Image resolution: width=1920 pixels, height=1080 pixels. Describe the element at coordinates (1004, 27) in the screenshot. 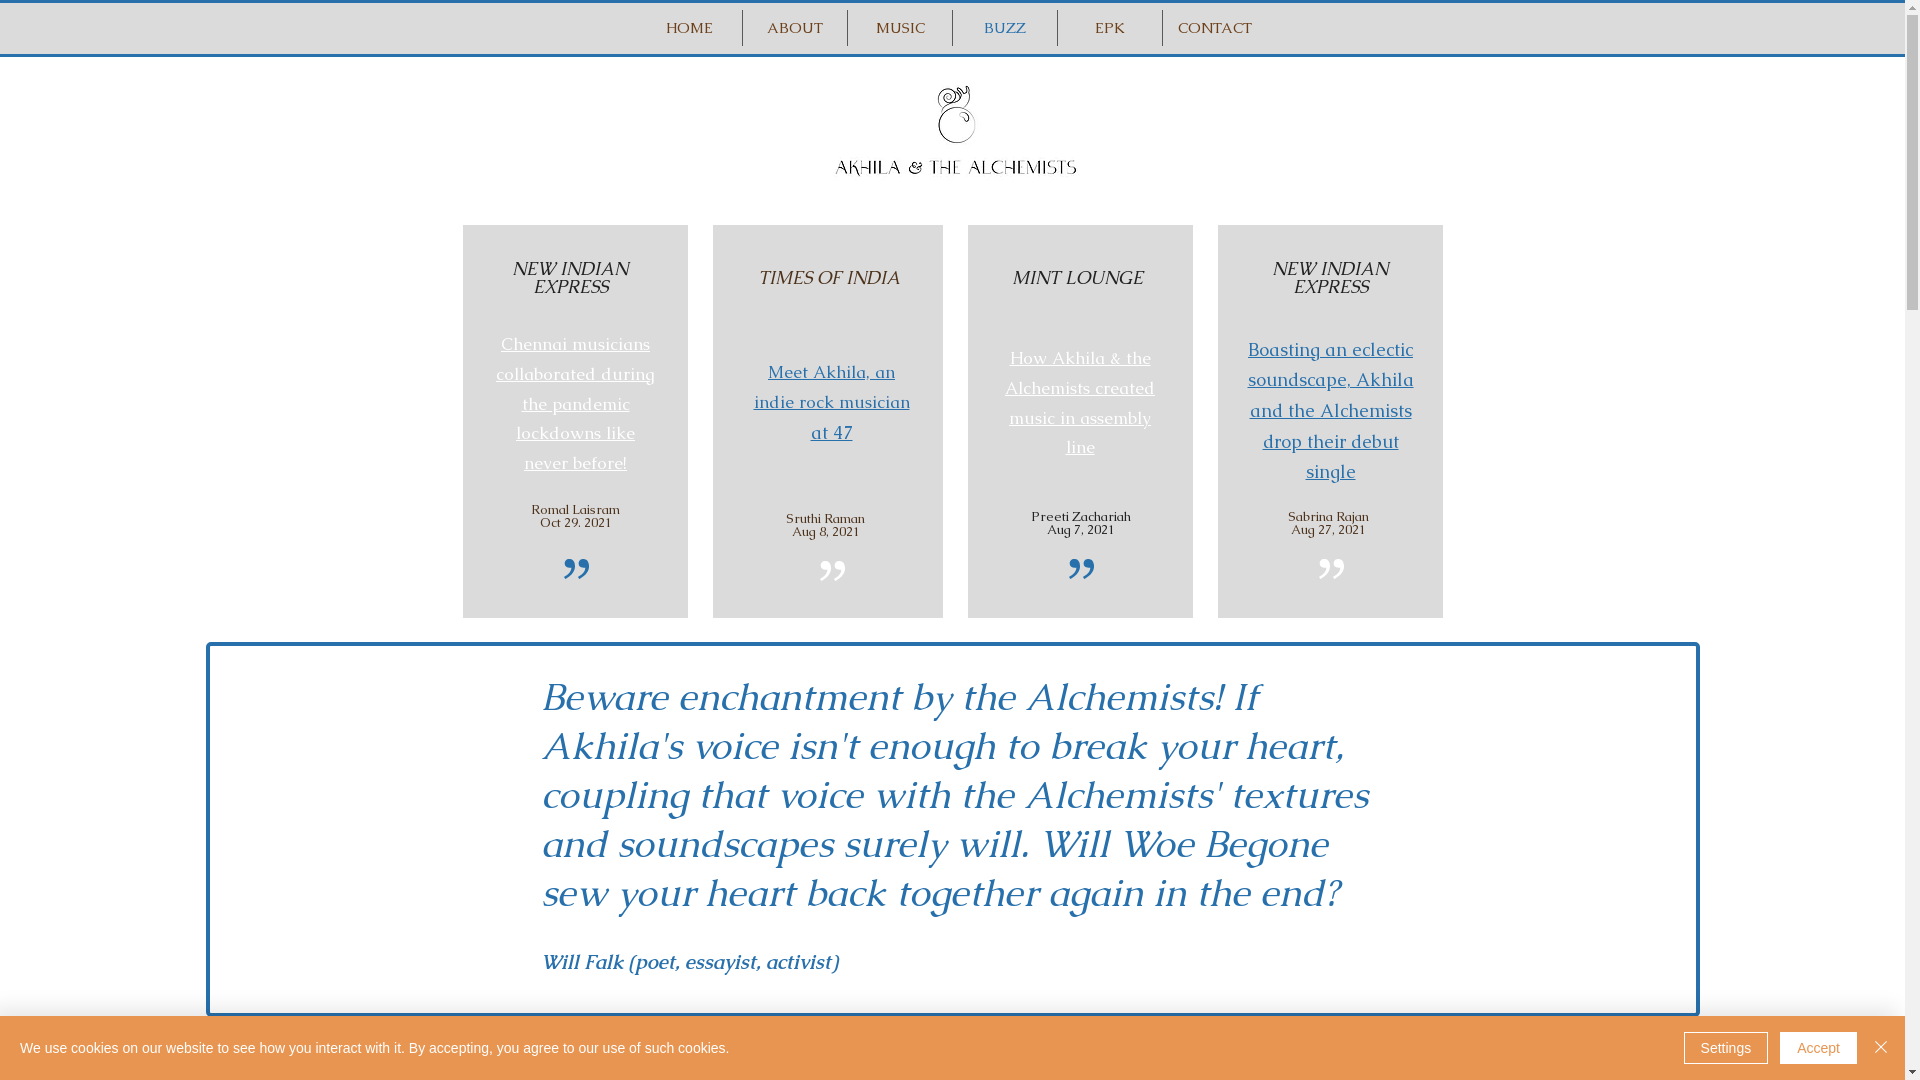

I see `'BUZZ'` at that location.